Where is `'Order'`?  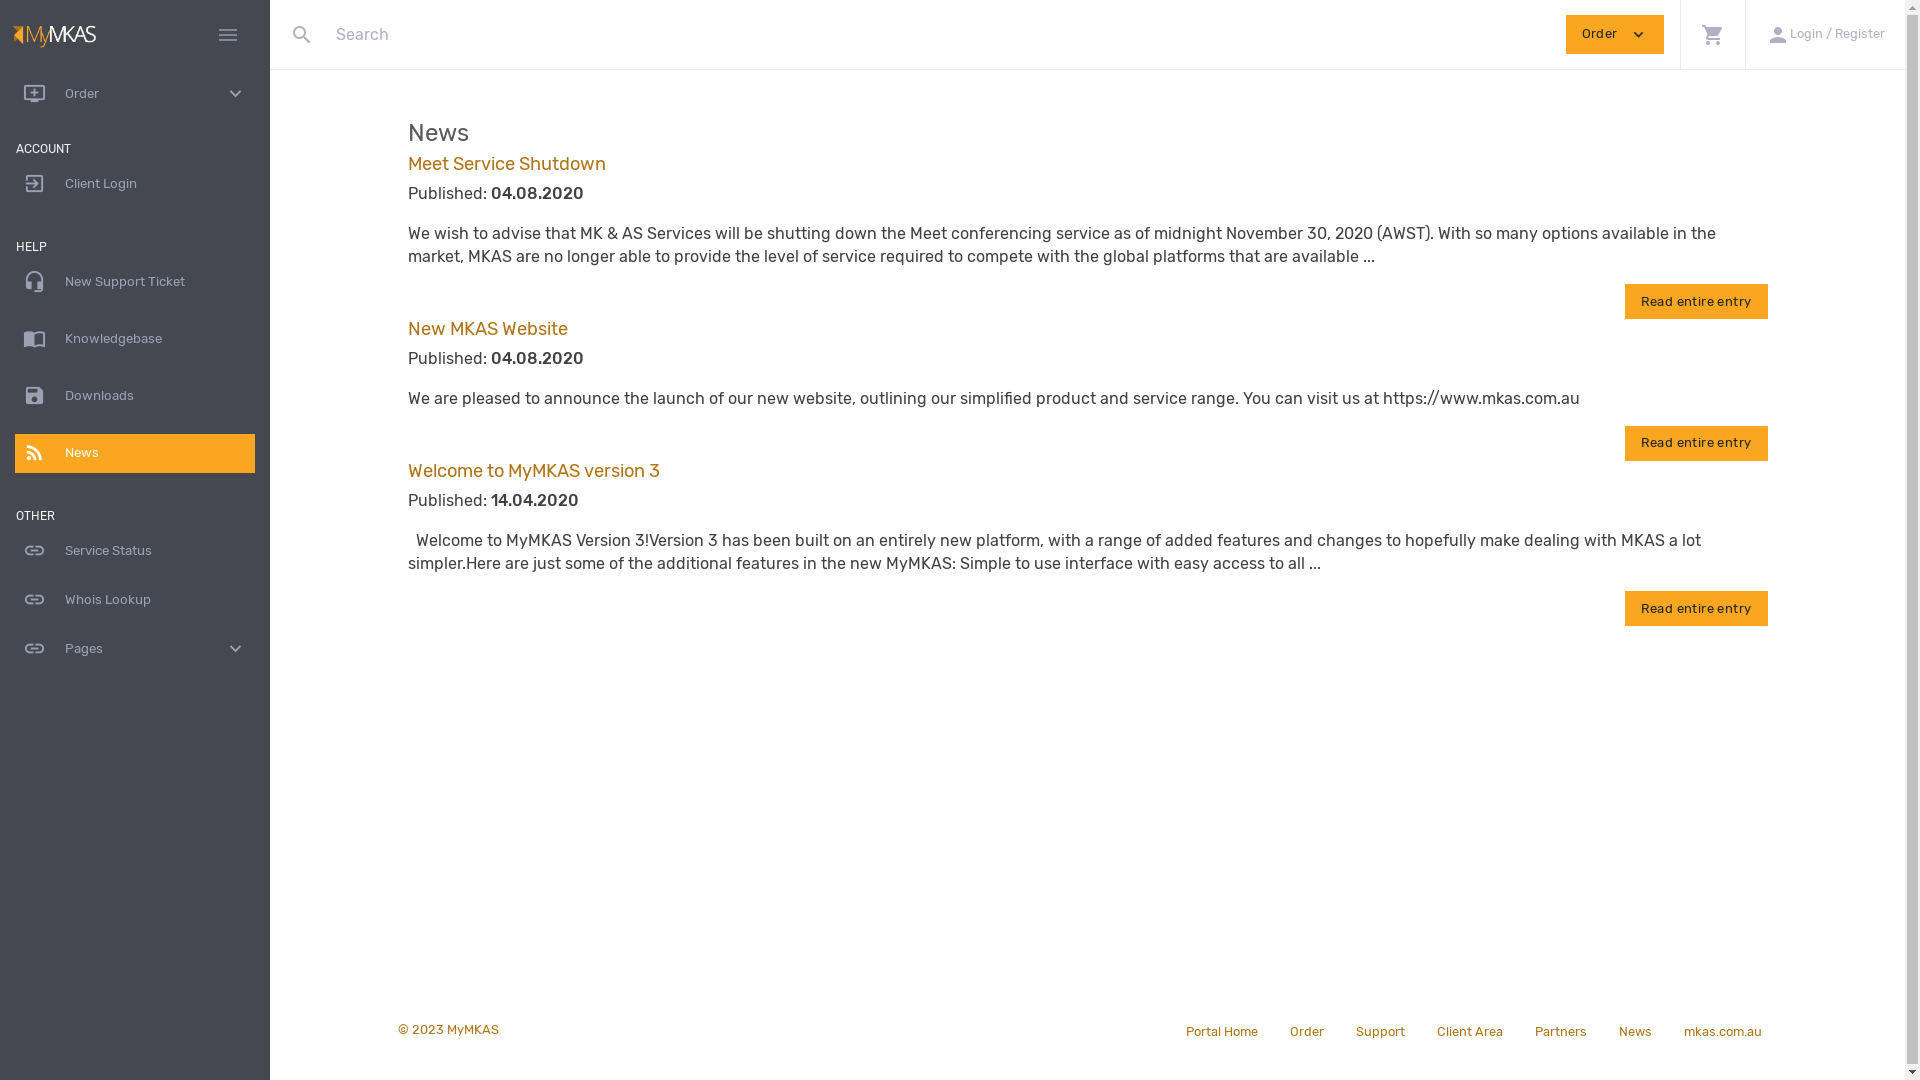
'Order' is located at coordinates (1306, 1030).